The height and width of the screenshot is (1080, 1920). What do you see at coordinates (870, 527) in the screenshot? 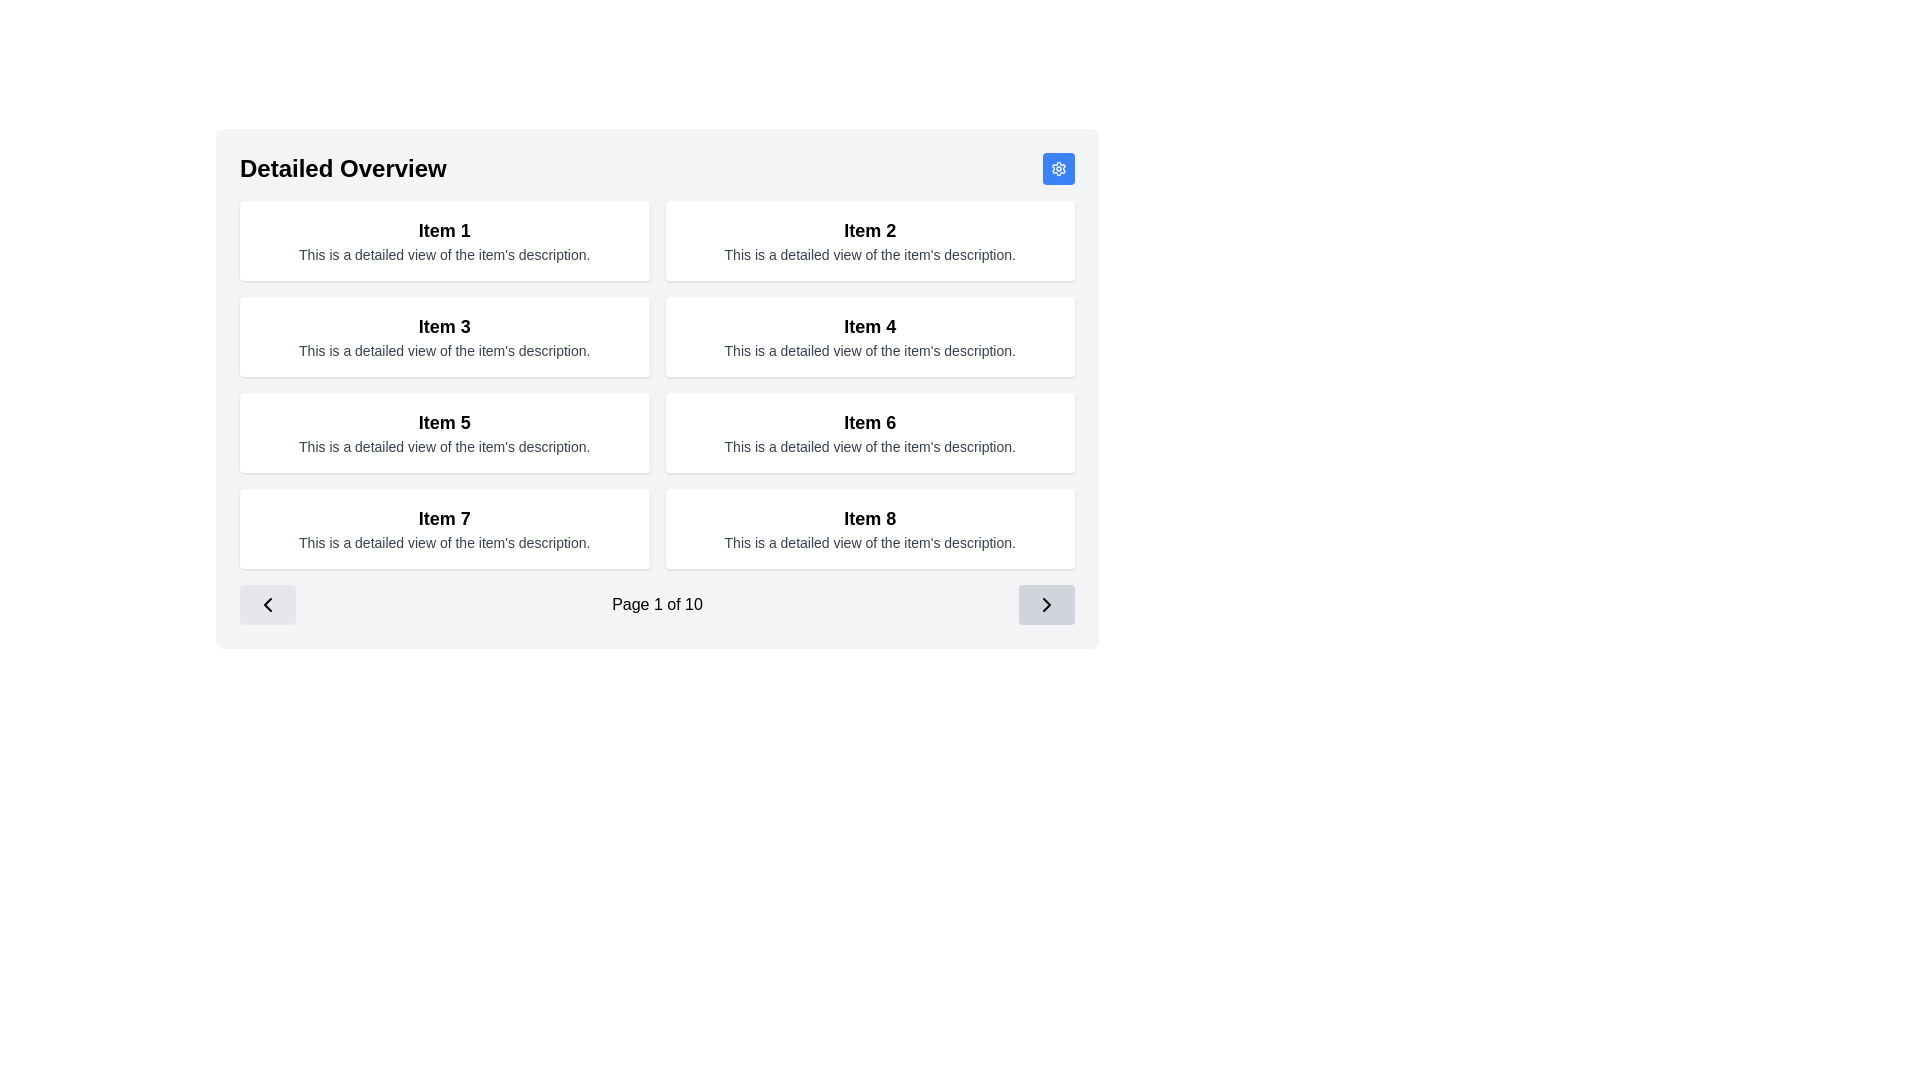
I see `the 8th card in the grid layout, which provides a title and a brief description of the item it represents` at bounding box center [870, 527].